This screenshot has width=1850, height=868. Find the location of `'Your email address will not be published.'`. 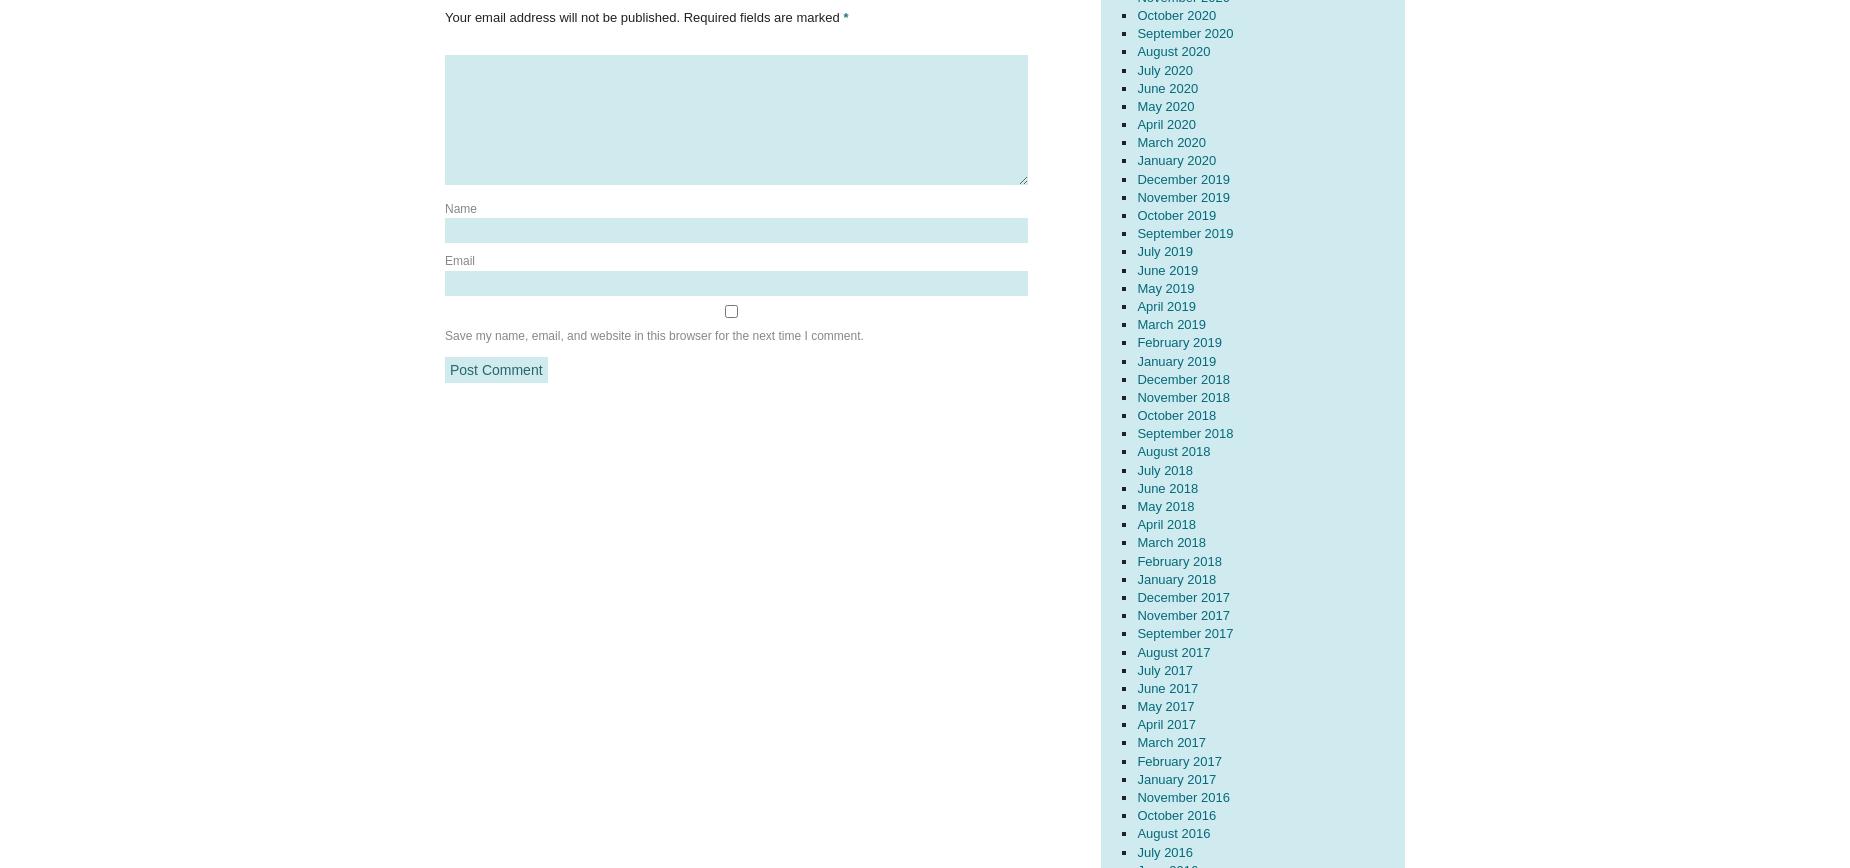

'Your email address will not be published.' is located at coordinates (562, 17).